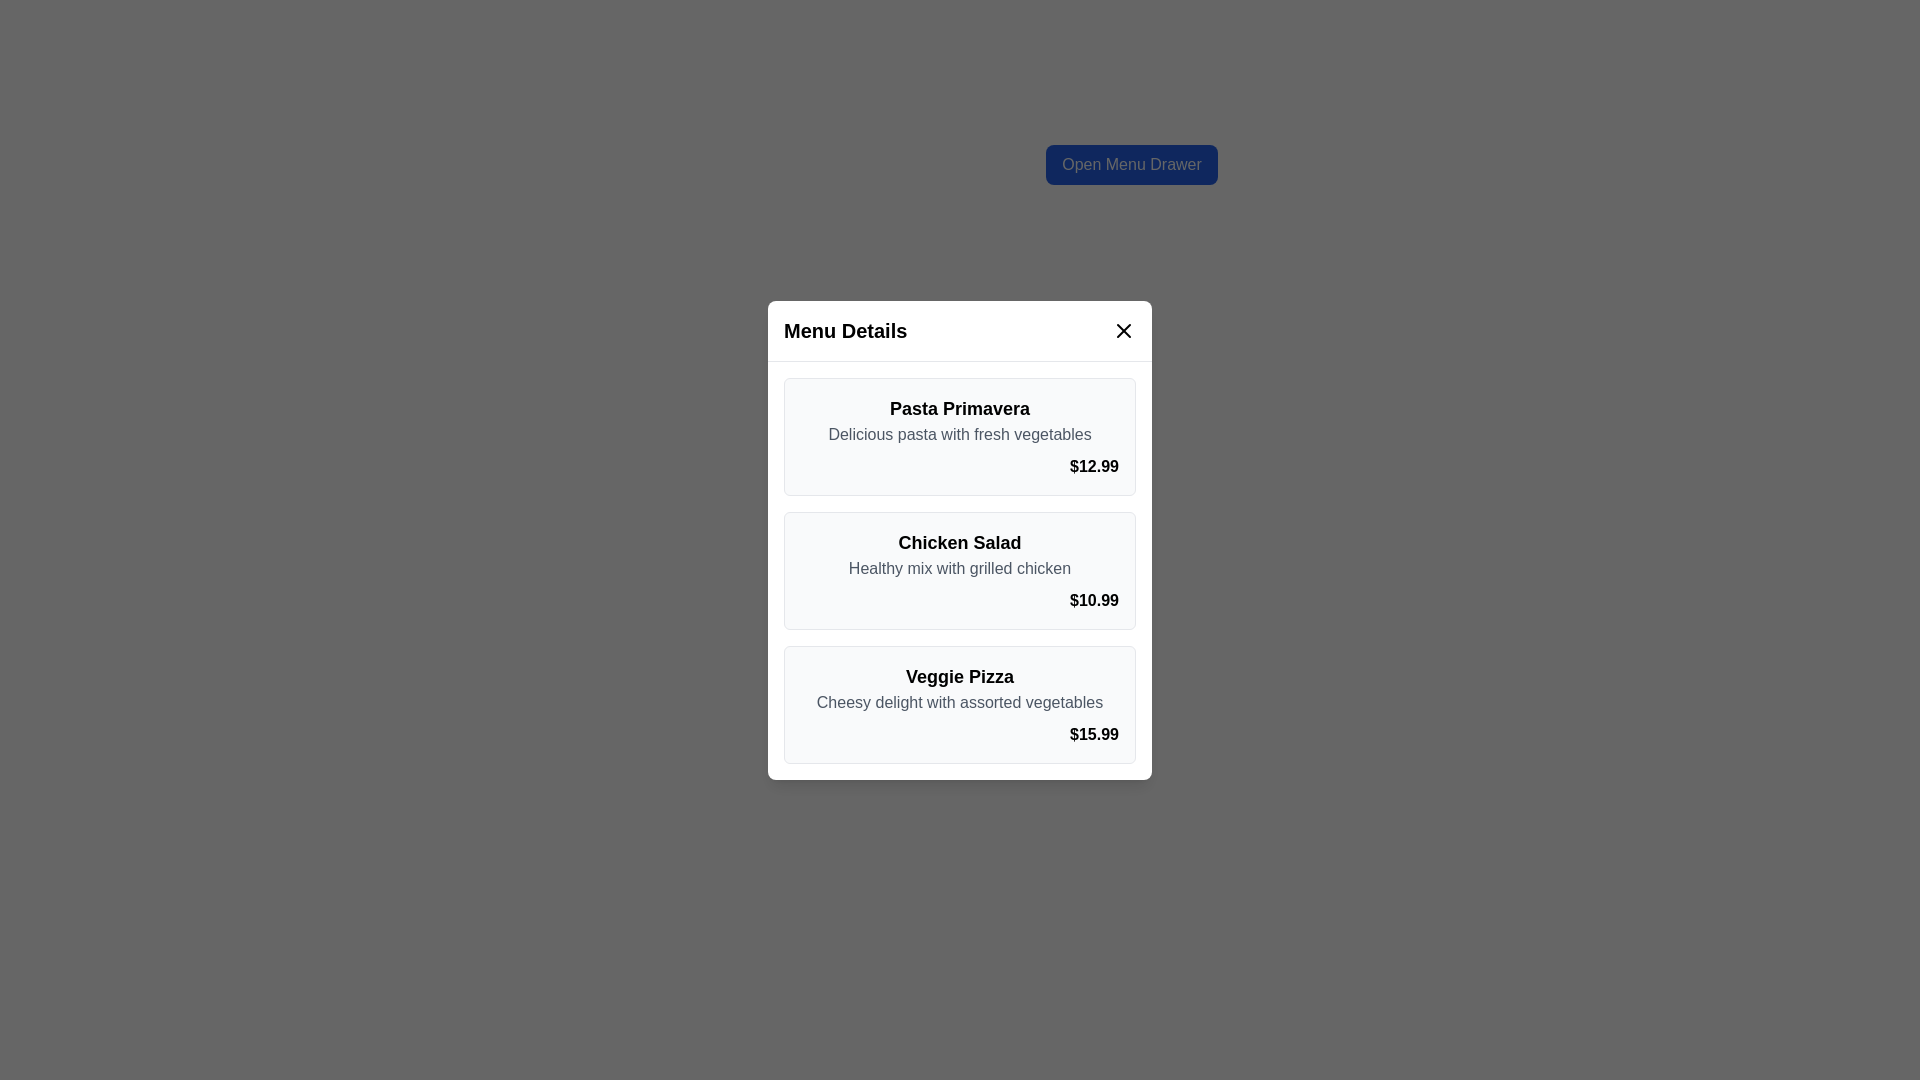 The width and height of the screenshot is (1920, 1080). Describe the element at coordinates (1123, 329) in the screenshot. I see `the Close Button, which is a graphical 'X' icon with black lines on a white background, positioned at the top-right corner of the 'Menu Details' overlay` at that location.